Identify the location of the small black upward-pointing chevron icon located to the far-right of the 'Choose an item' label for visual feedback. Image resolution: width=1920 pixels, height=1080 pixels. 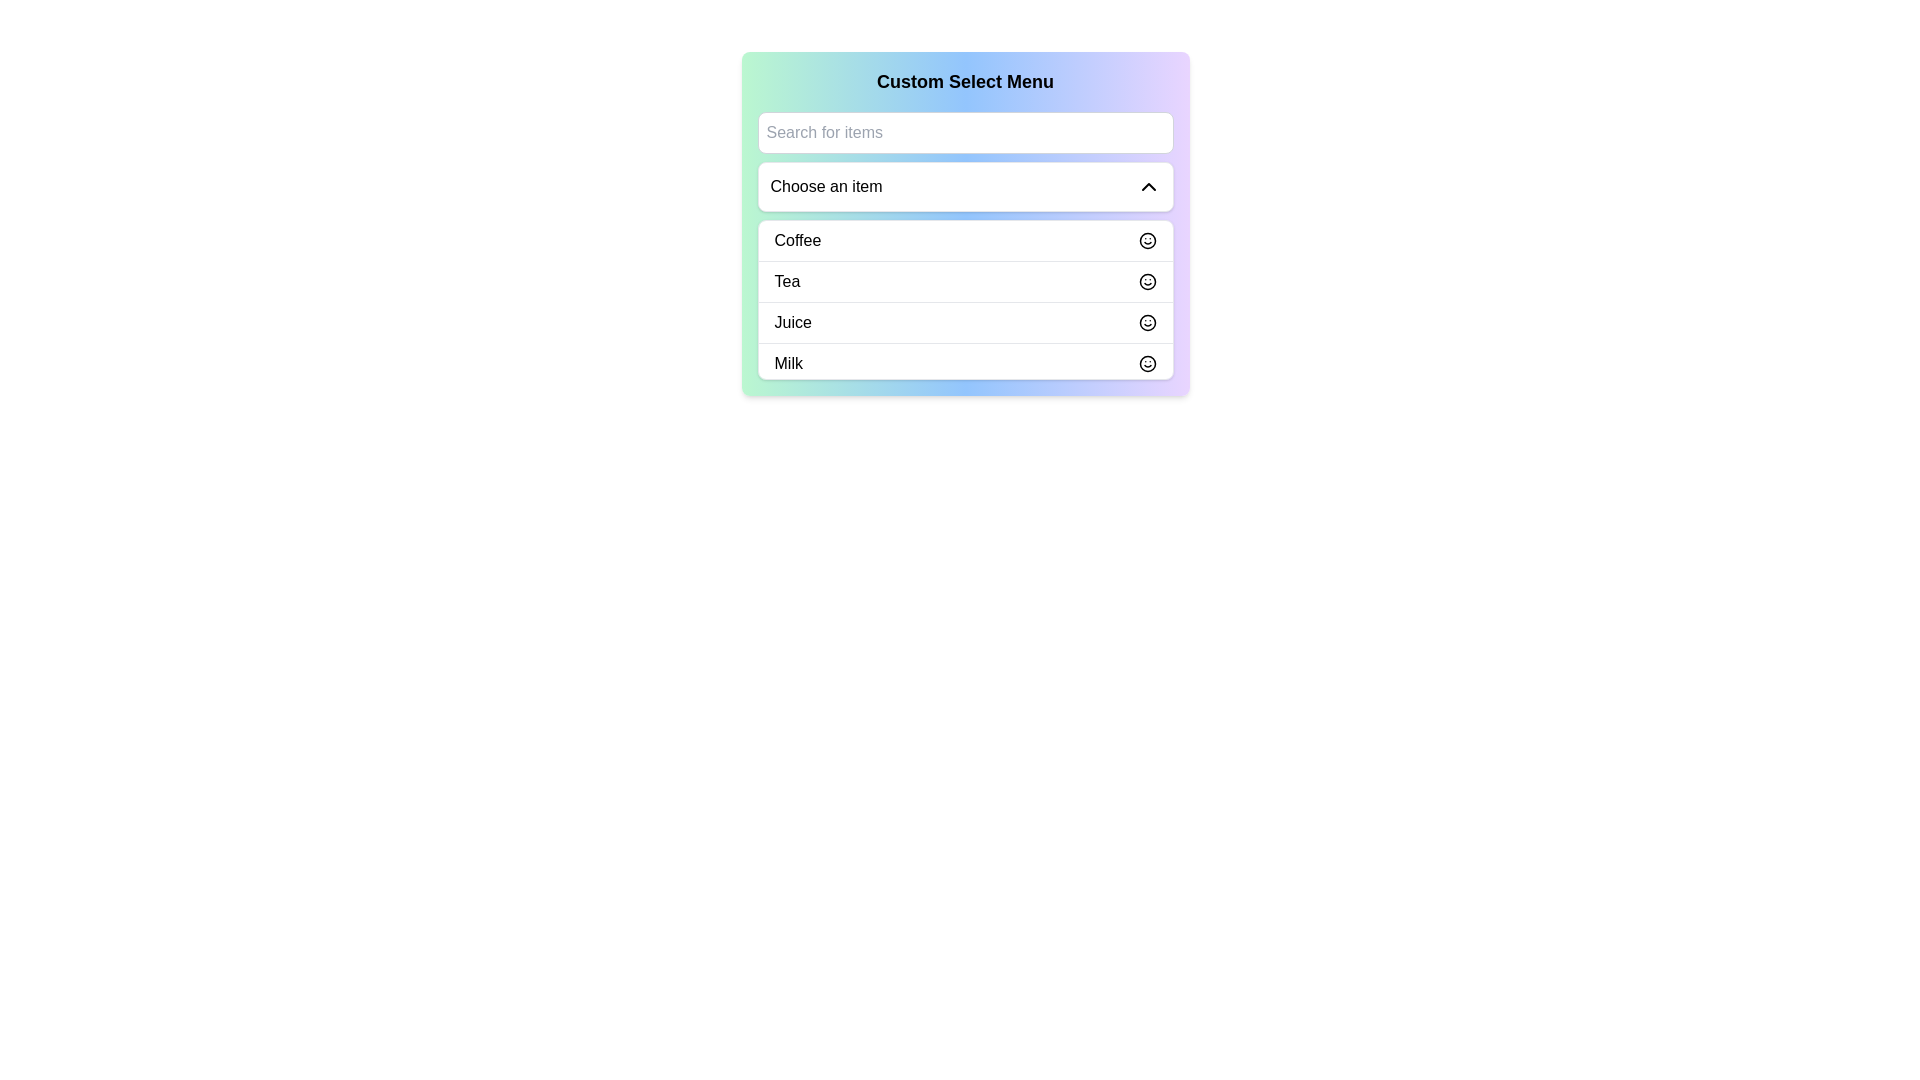
(1148, 186).